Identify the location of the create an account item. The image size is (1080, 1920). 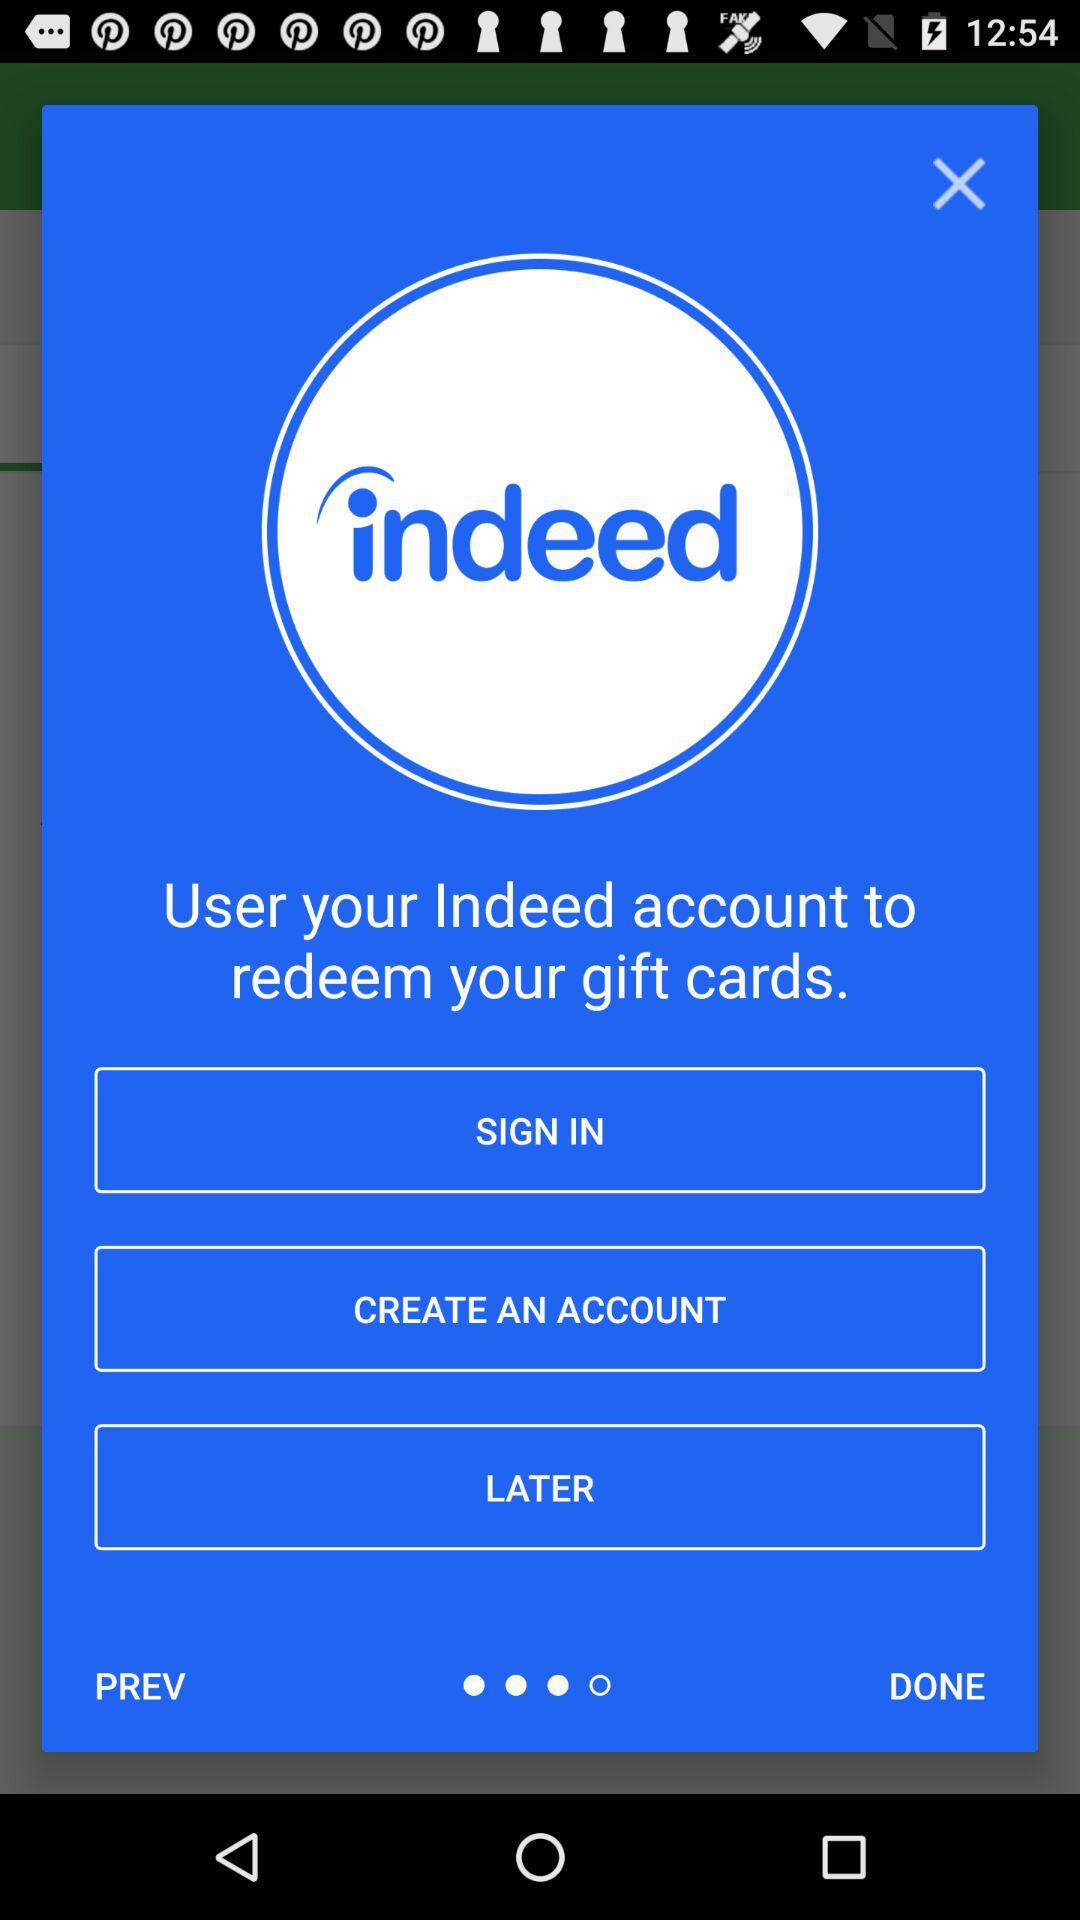
(540, 1308).